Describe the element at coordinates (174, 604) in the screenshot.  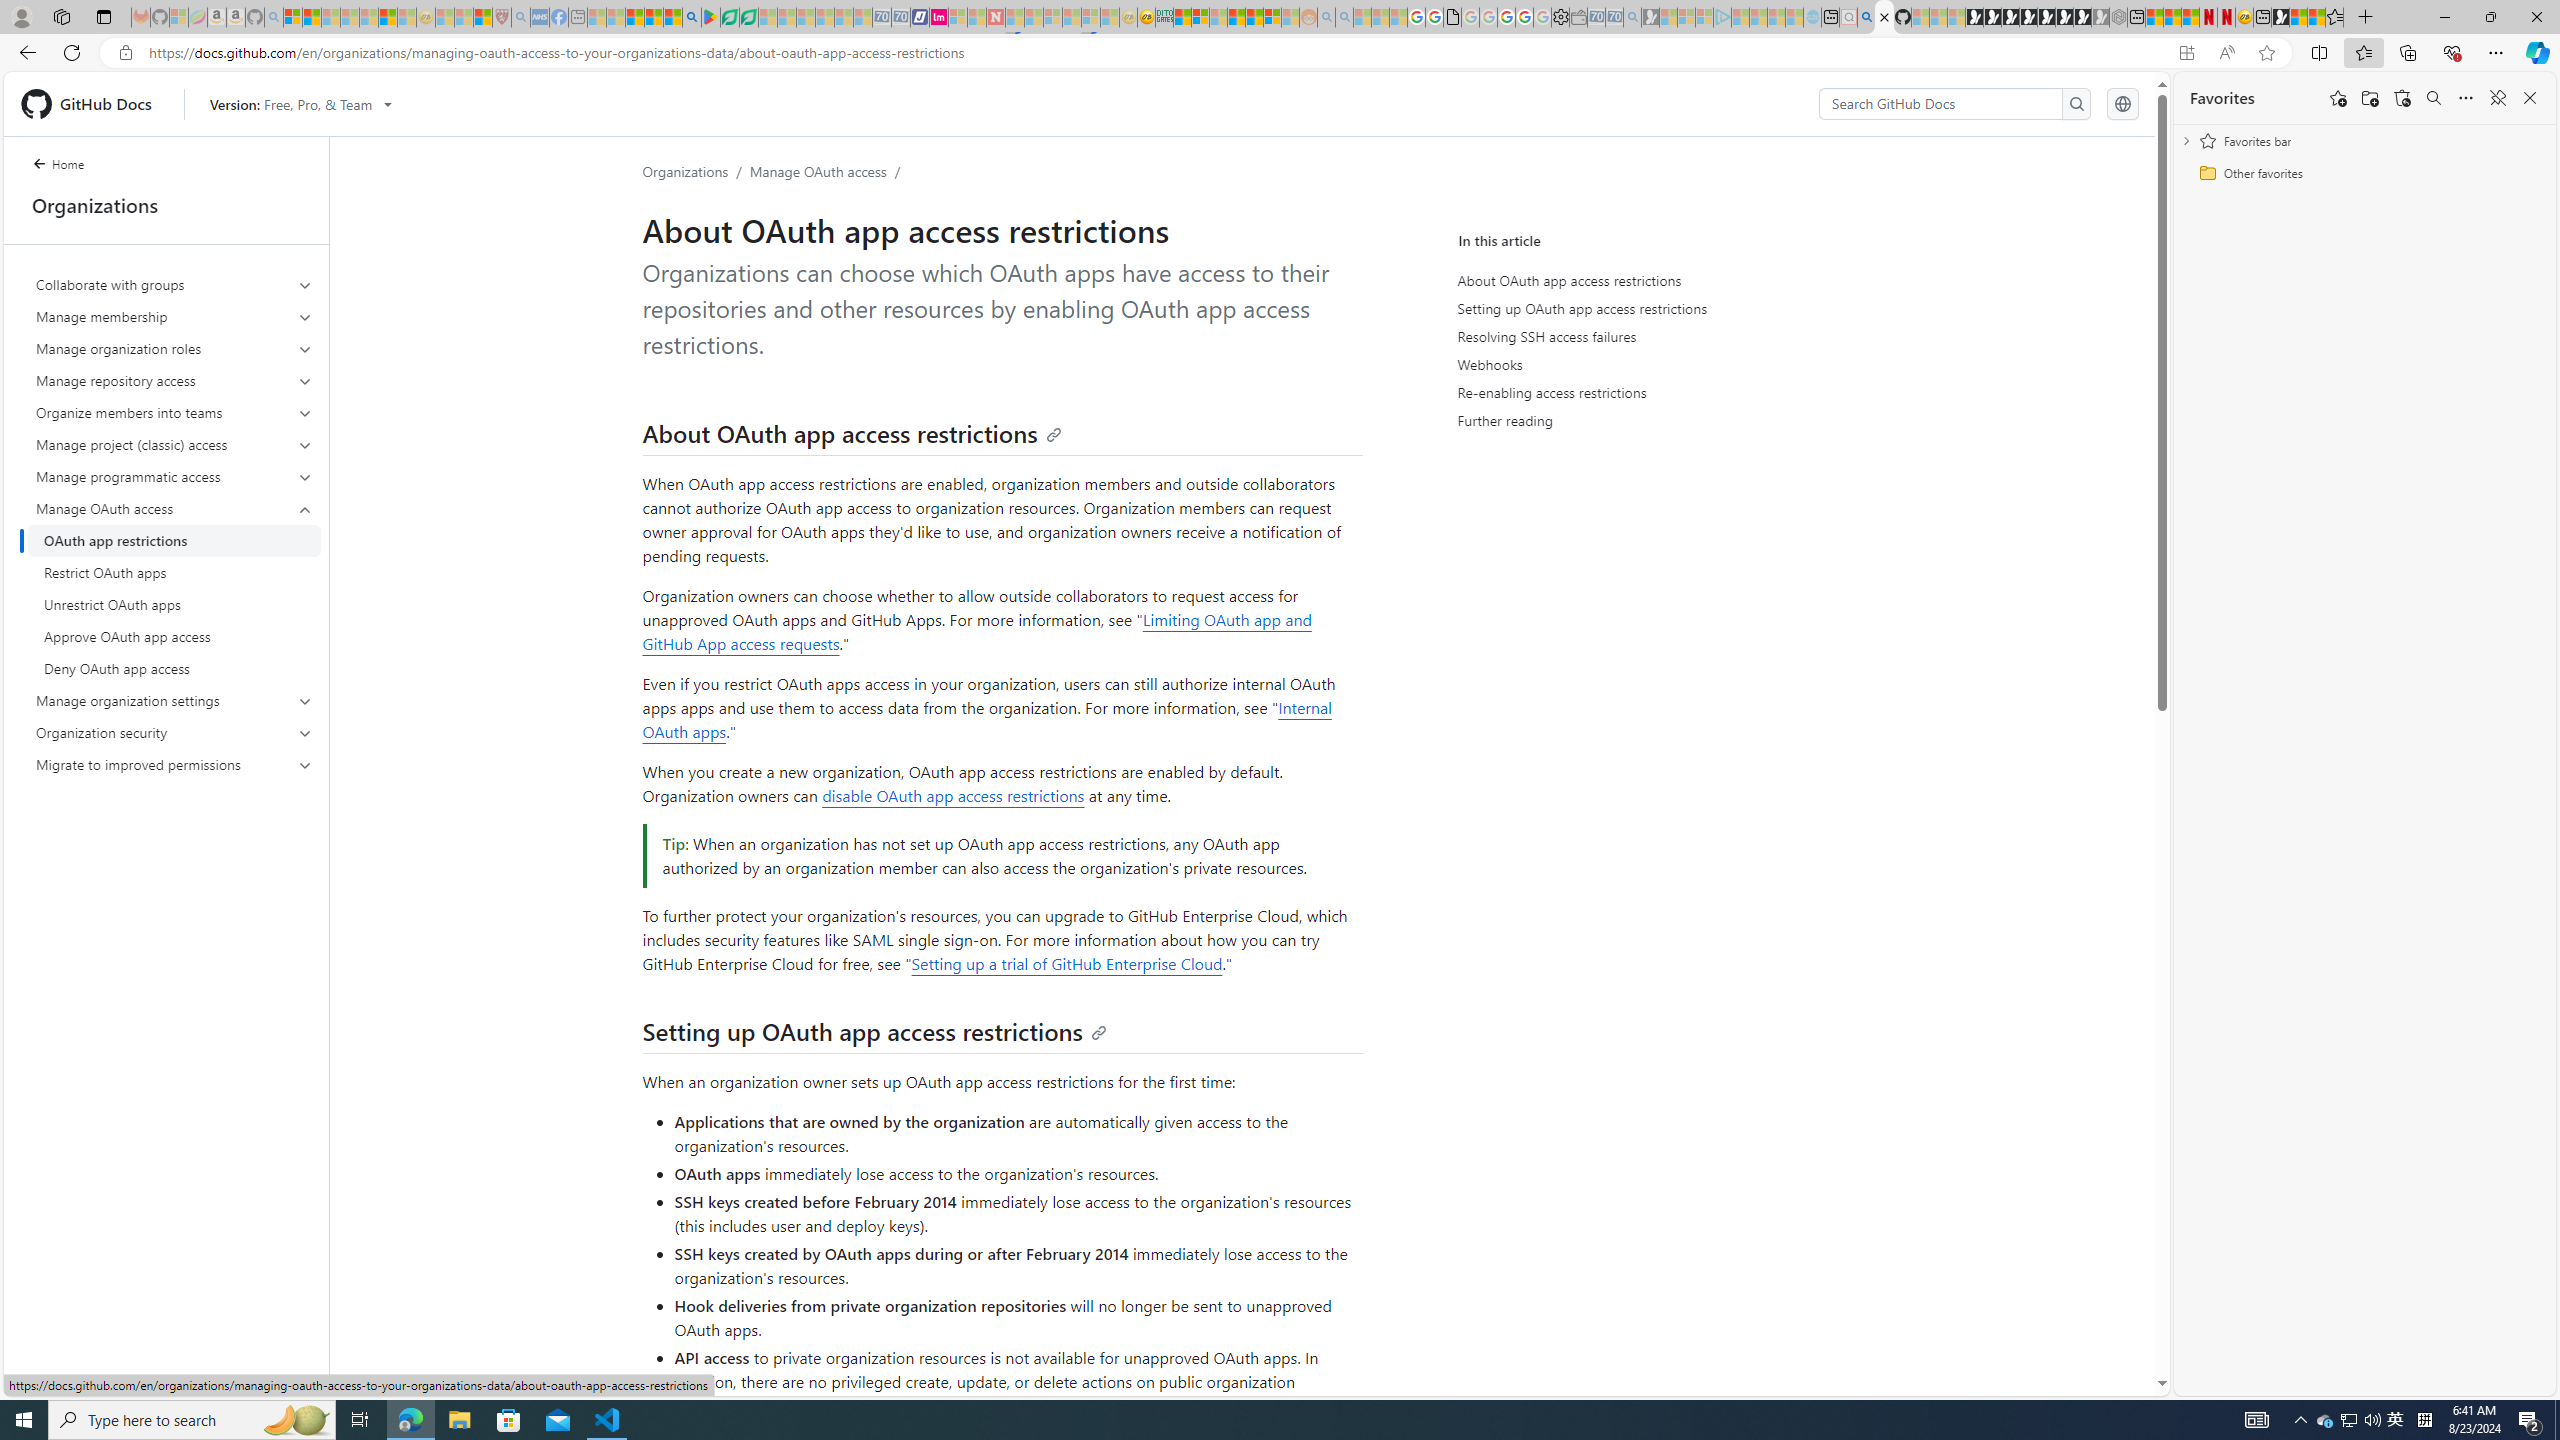
I see `'Unrestrict OAuth apps'` at that location.